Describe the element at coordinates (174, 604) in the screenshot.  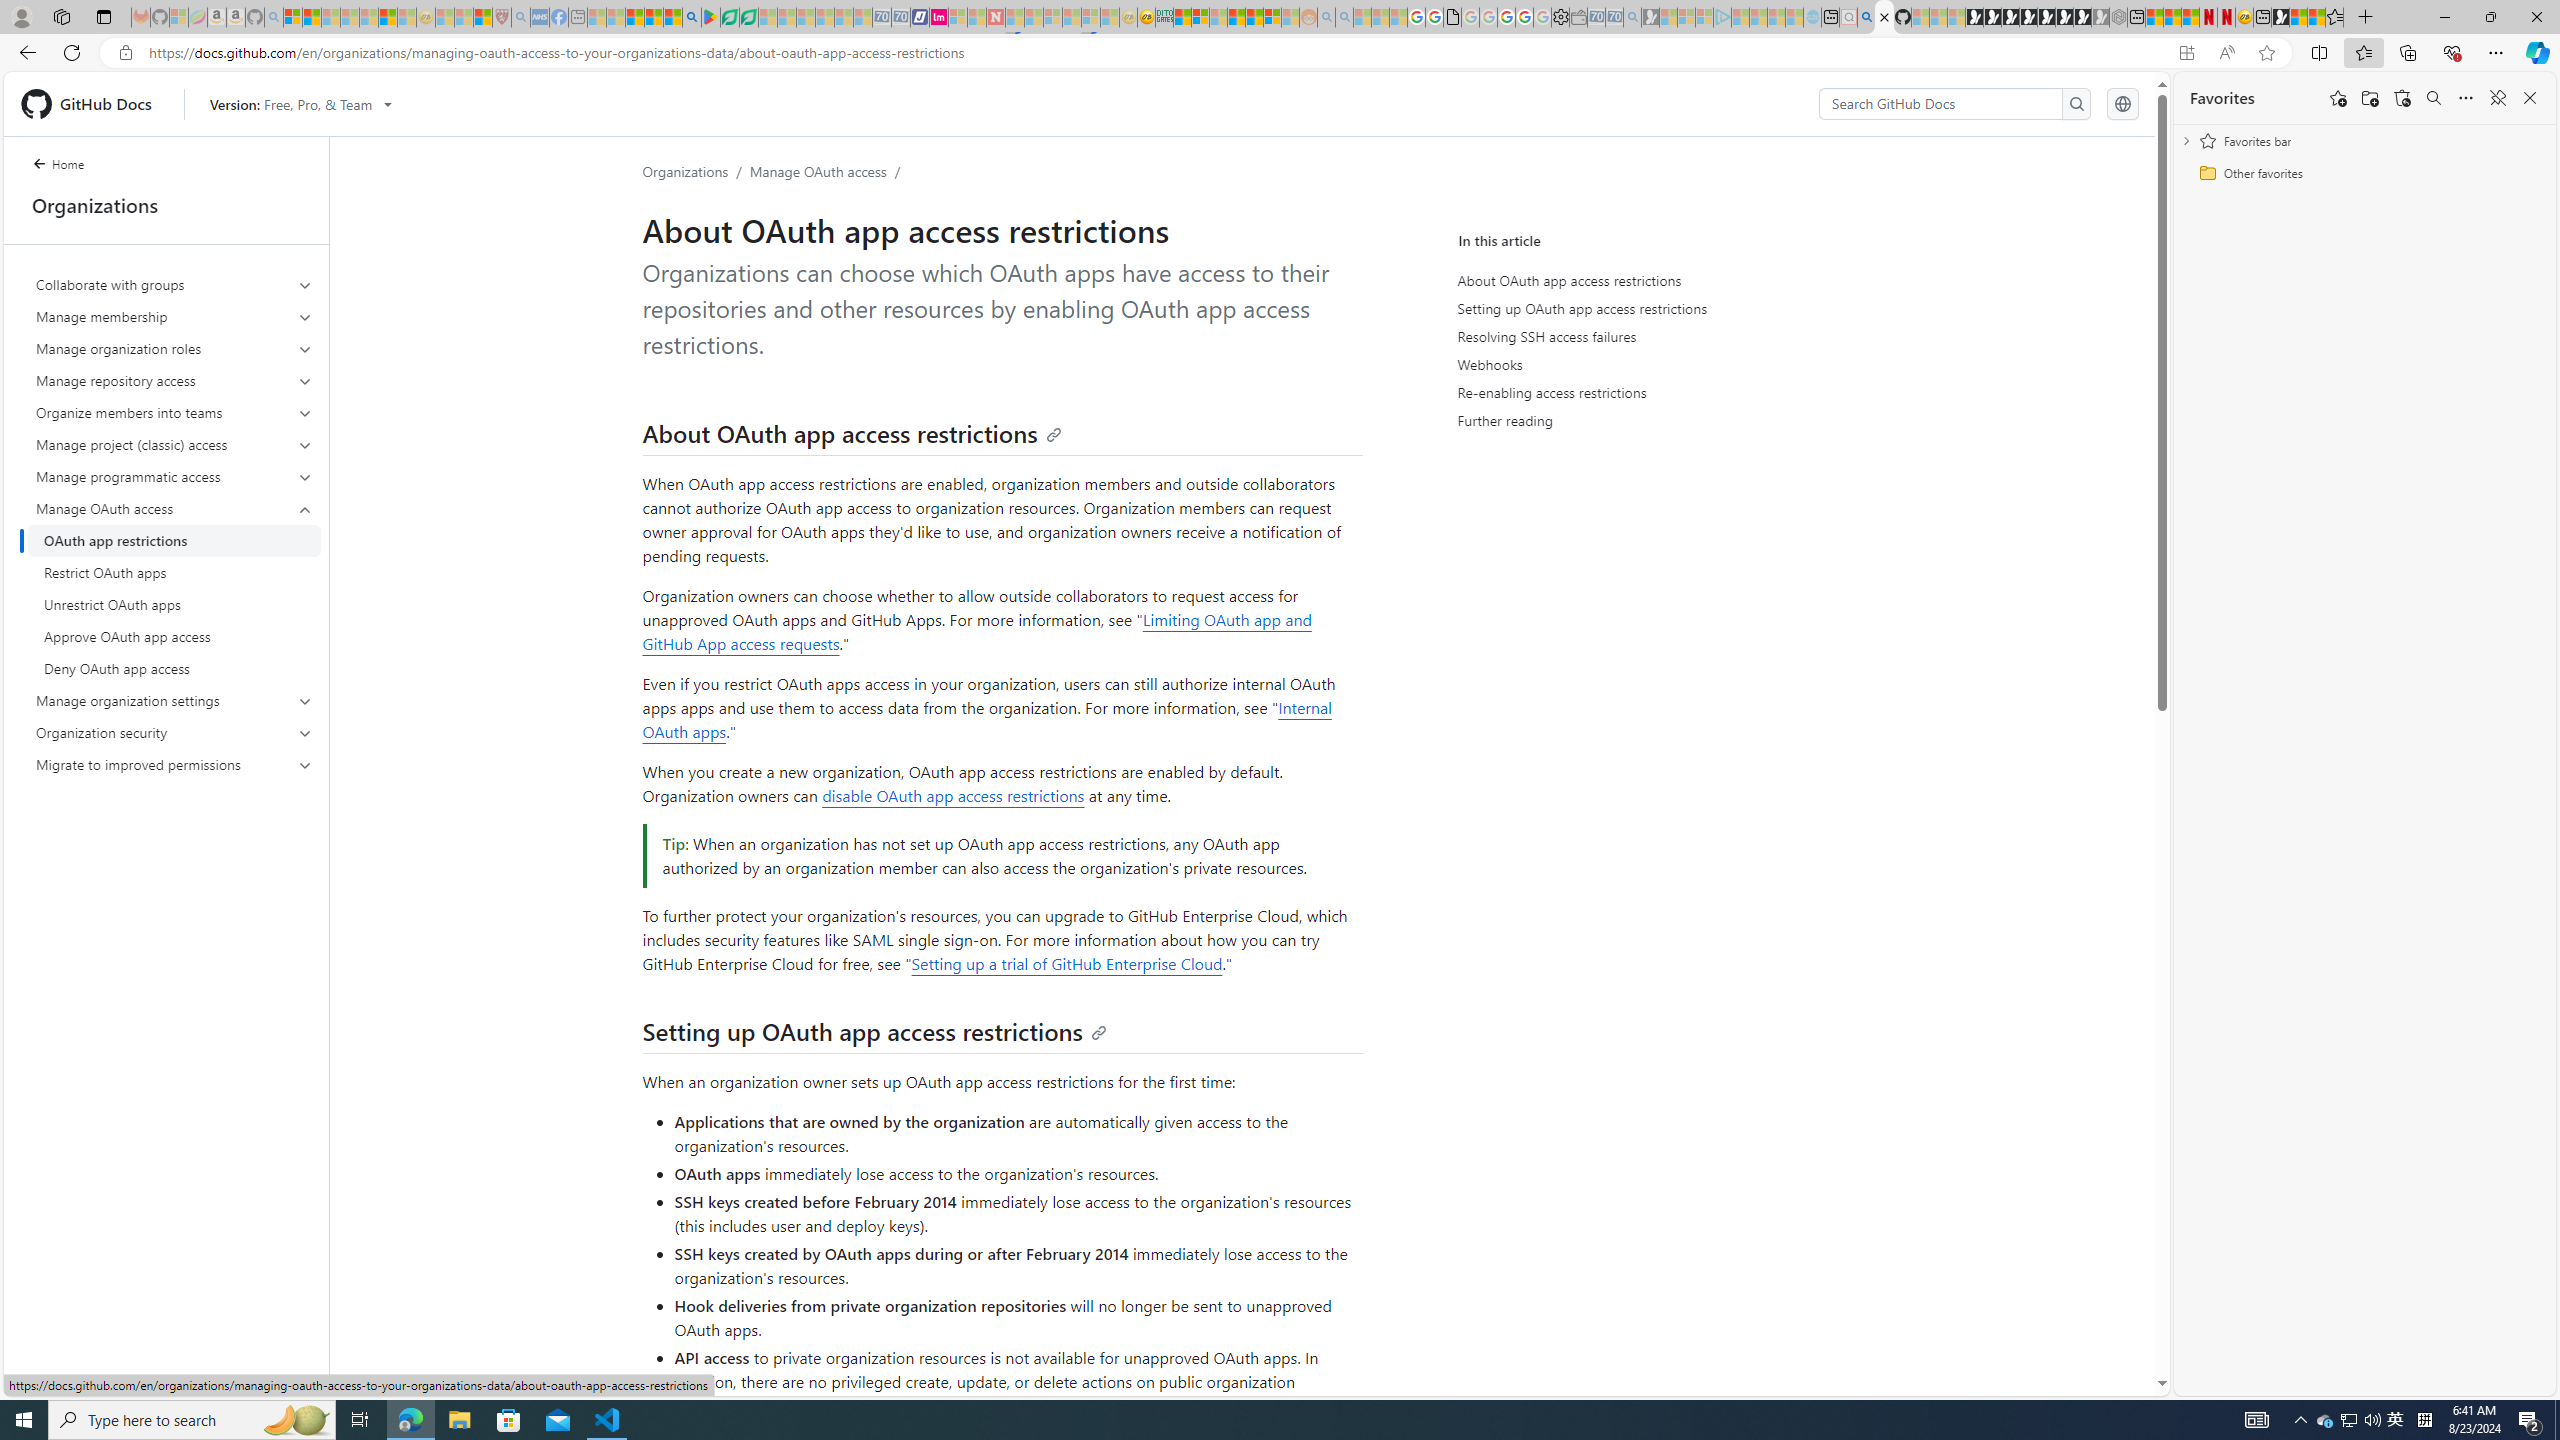
I see `'Unrestrict OAuth apps'` at that location.